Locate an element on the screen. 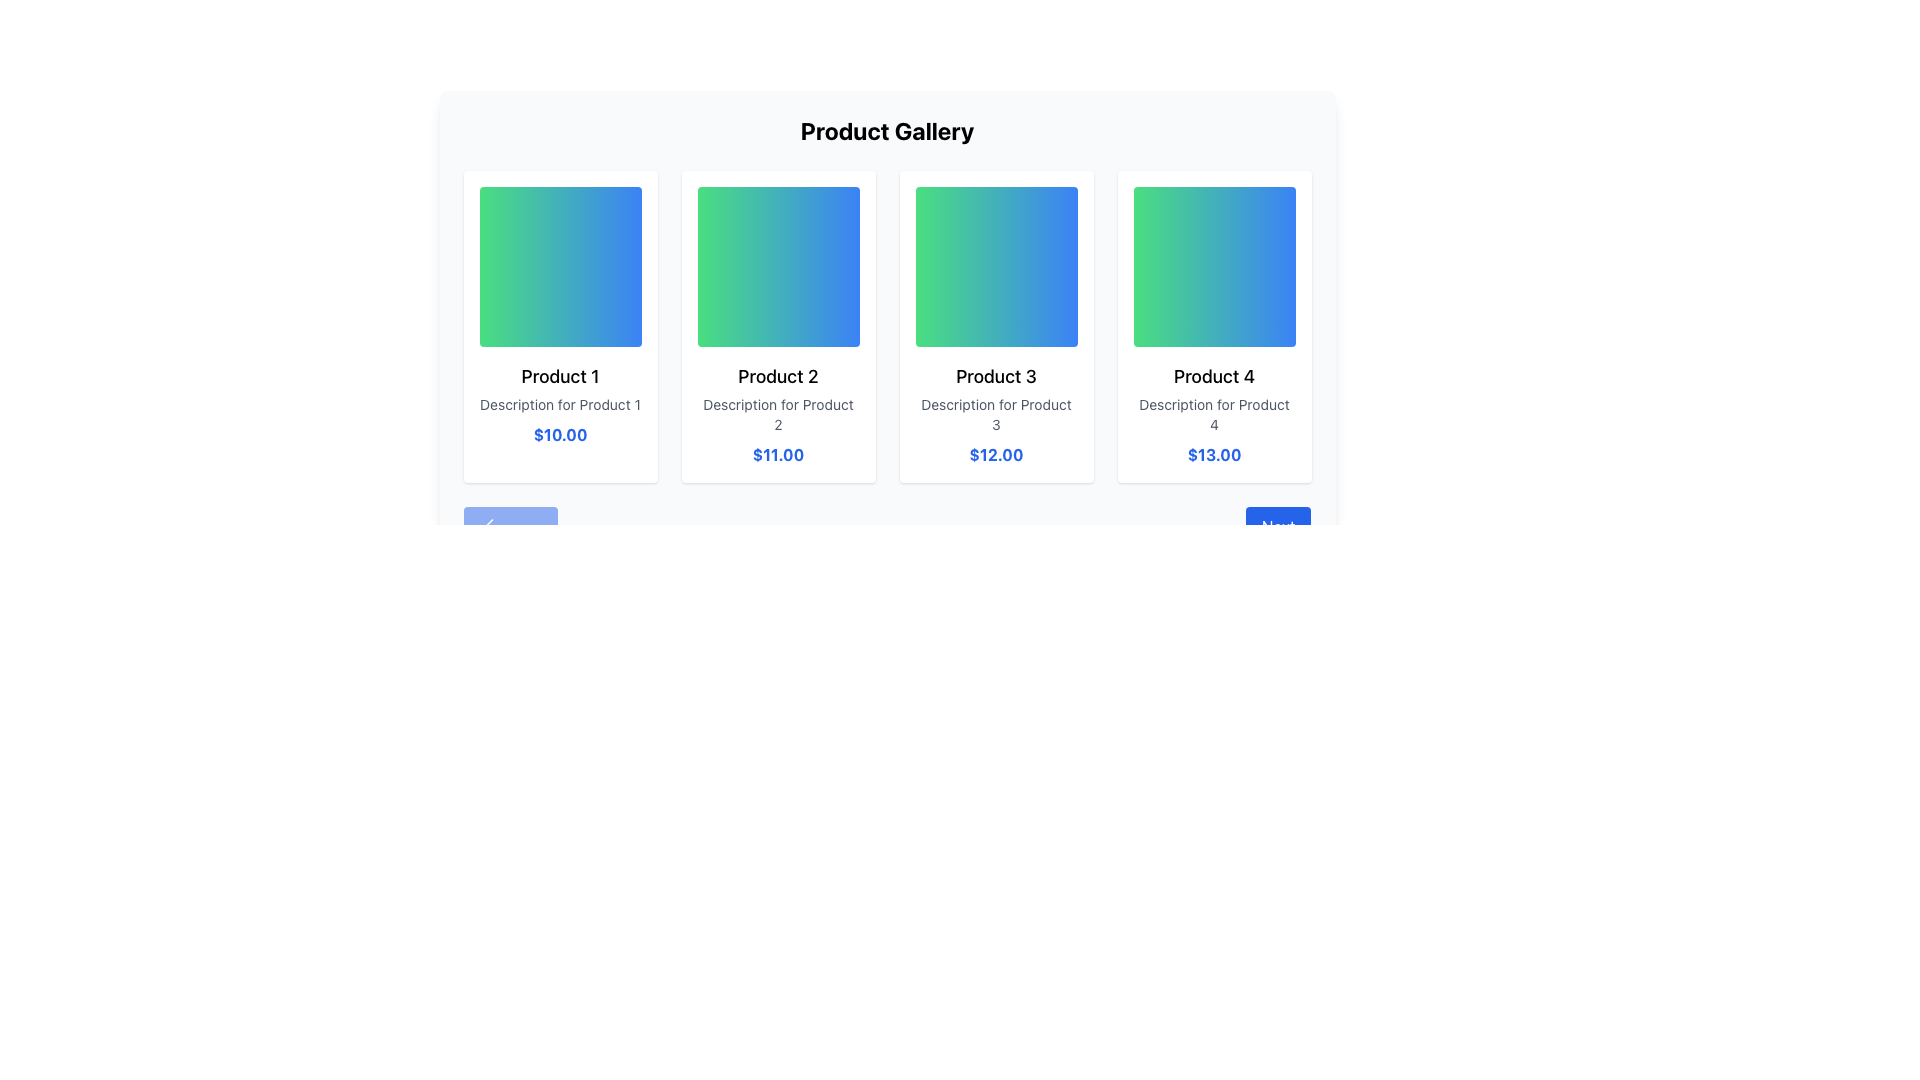  the 'previous page' button located in the bottom-left section of the navigation bar to observe the hover effect is located at coordinates (510, 535).